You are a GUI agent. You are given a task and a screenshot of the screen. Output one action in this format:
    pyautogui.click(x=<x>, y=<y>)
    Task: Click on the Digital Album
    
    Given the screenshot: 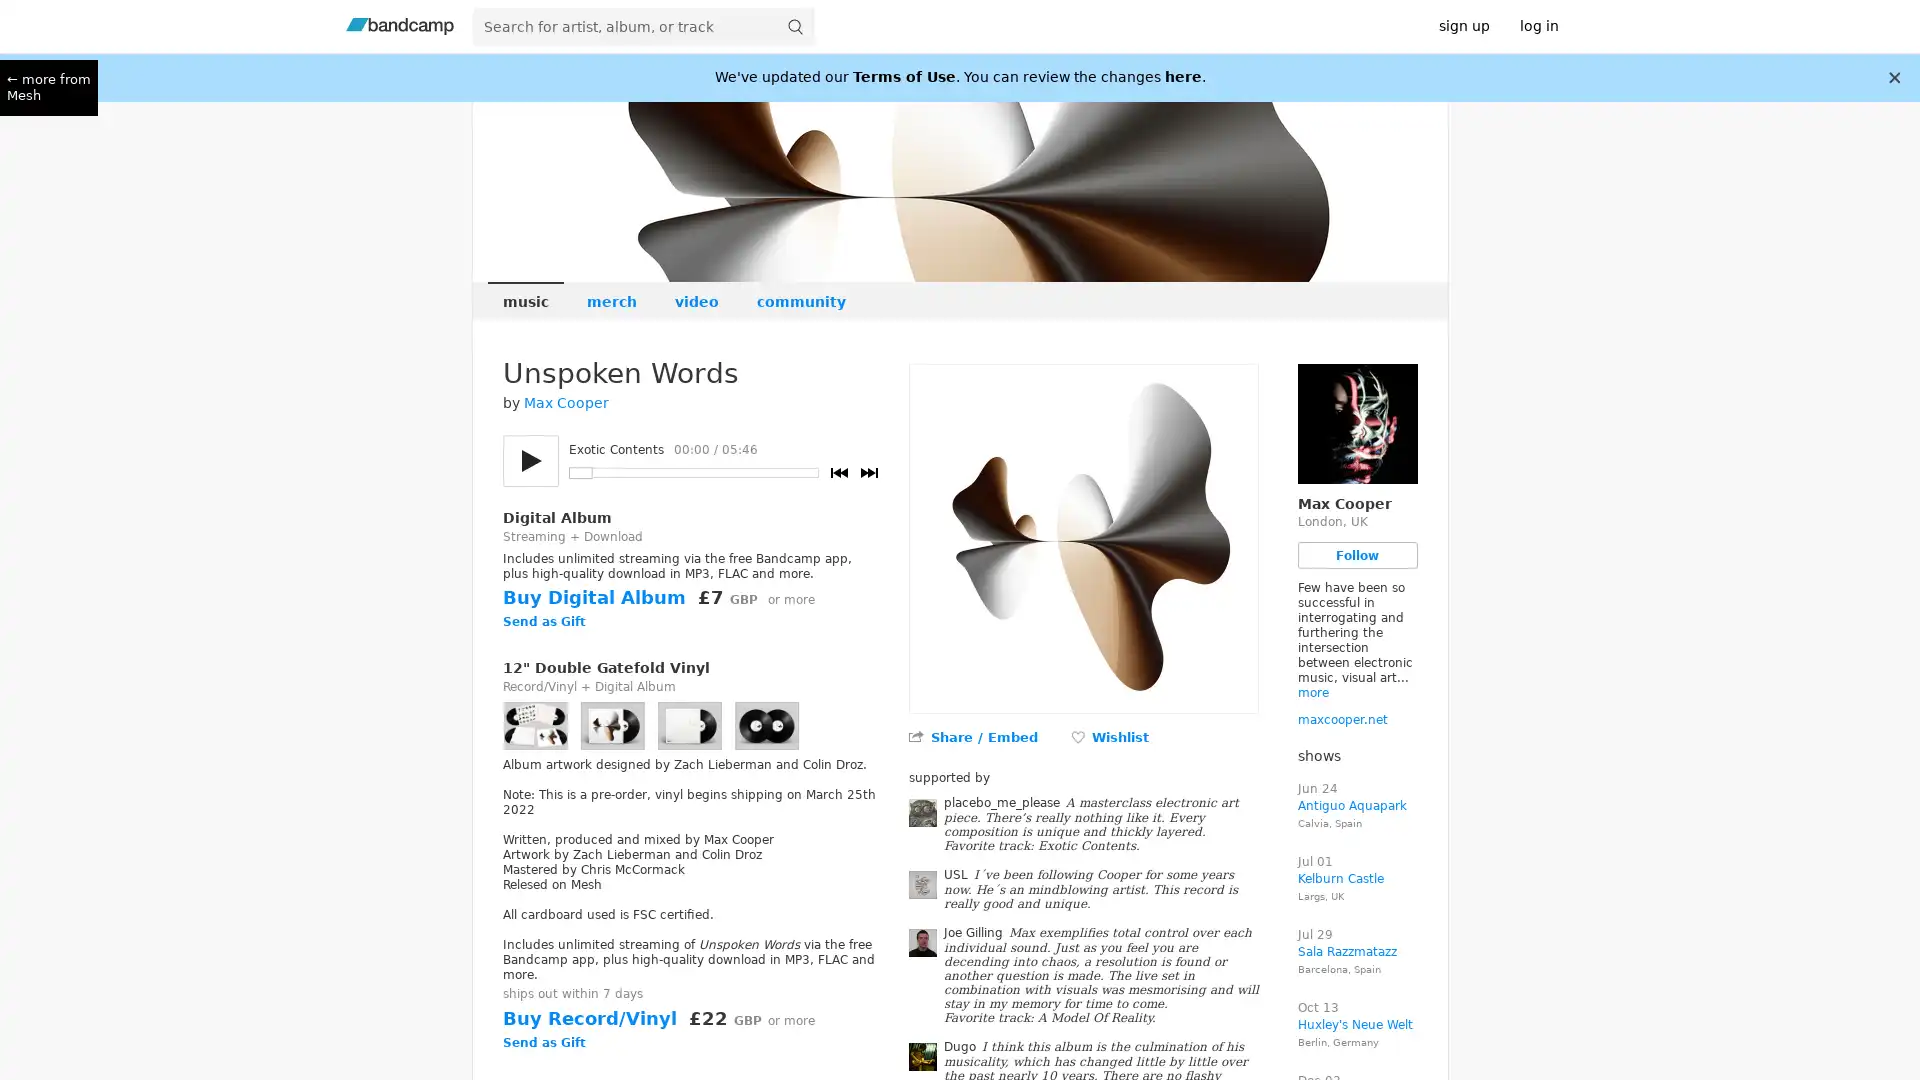 What is the action you would take?
    pyautogui.click(x=556, y=516)
    